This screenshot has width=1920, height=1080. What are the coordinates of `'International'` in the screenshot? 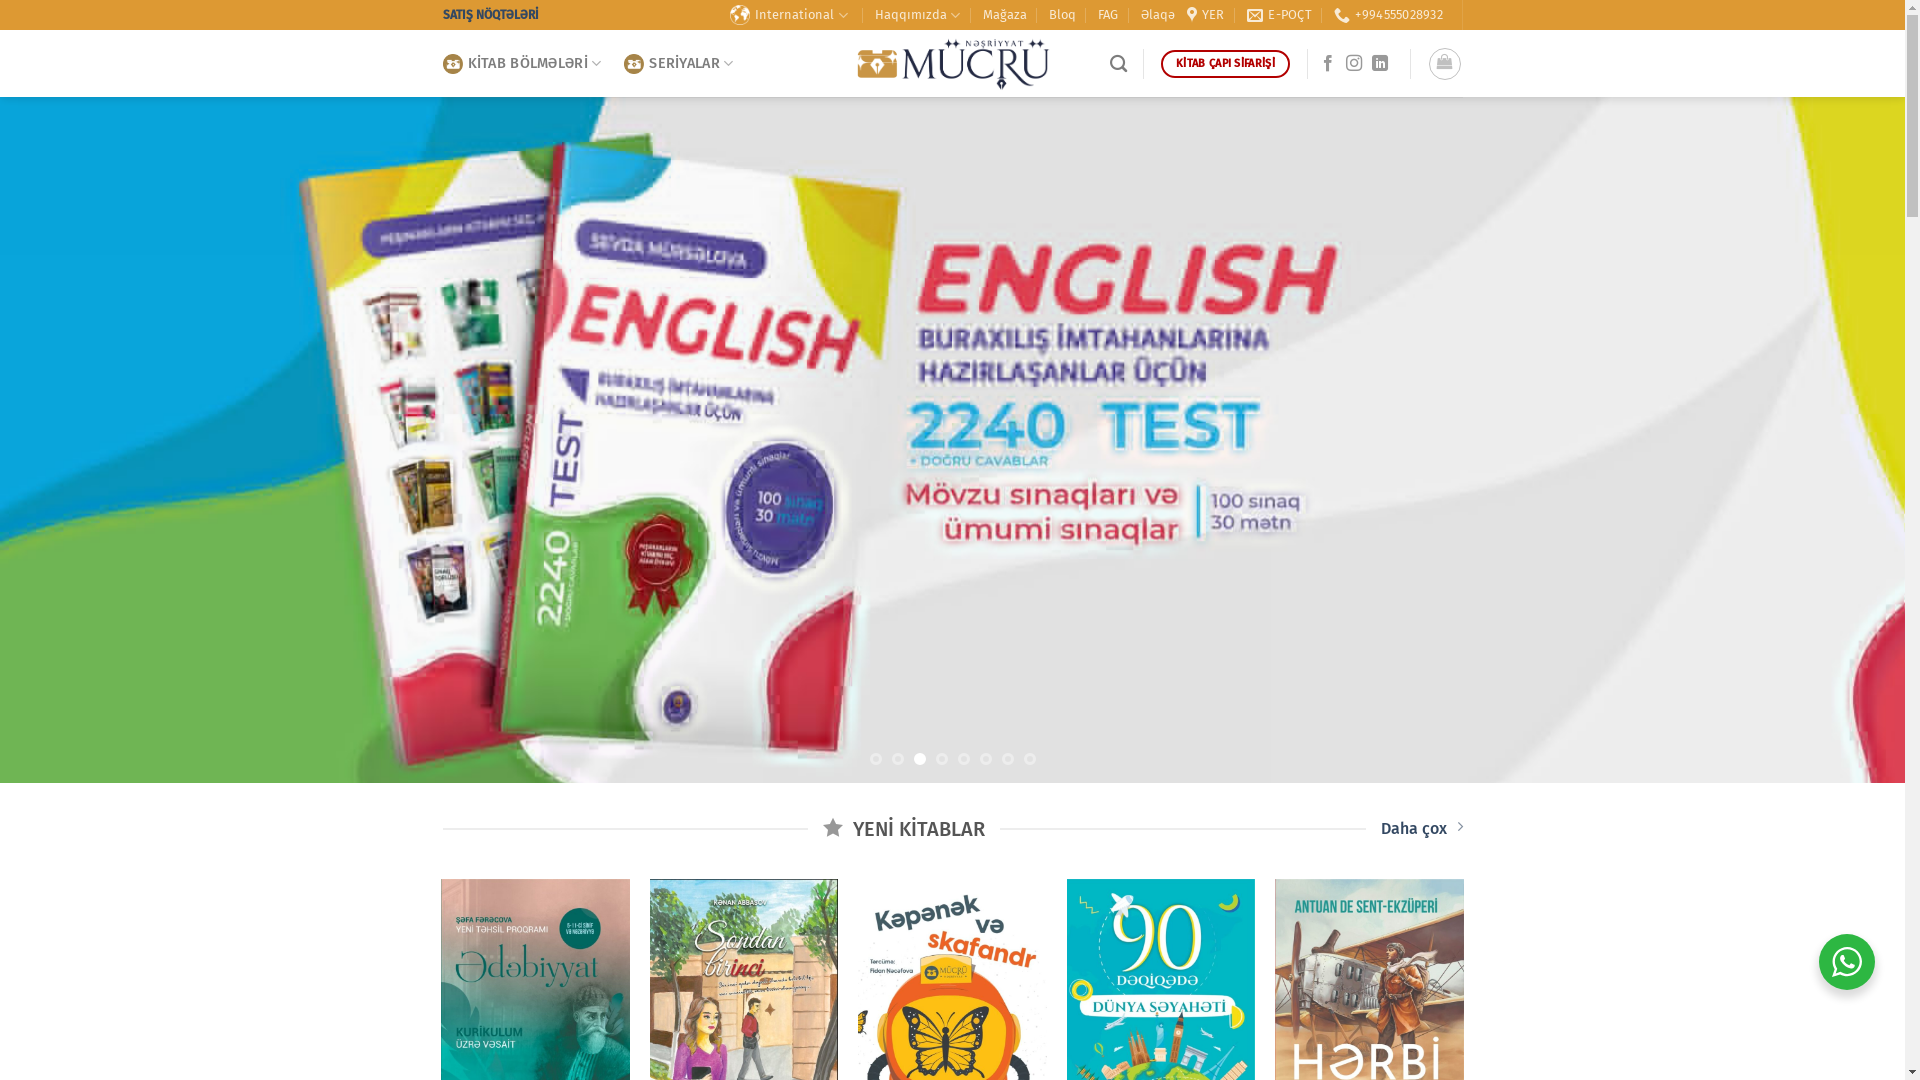 It's located at (790, 15).